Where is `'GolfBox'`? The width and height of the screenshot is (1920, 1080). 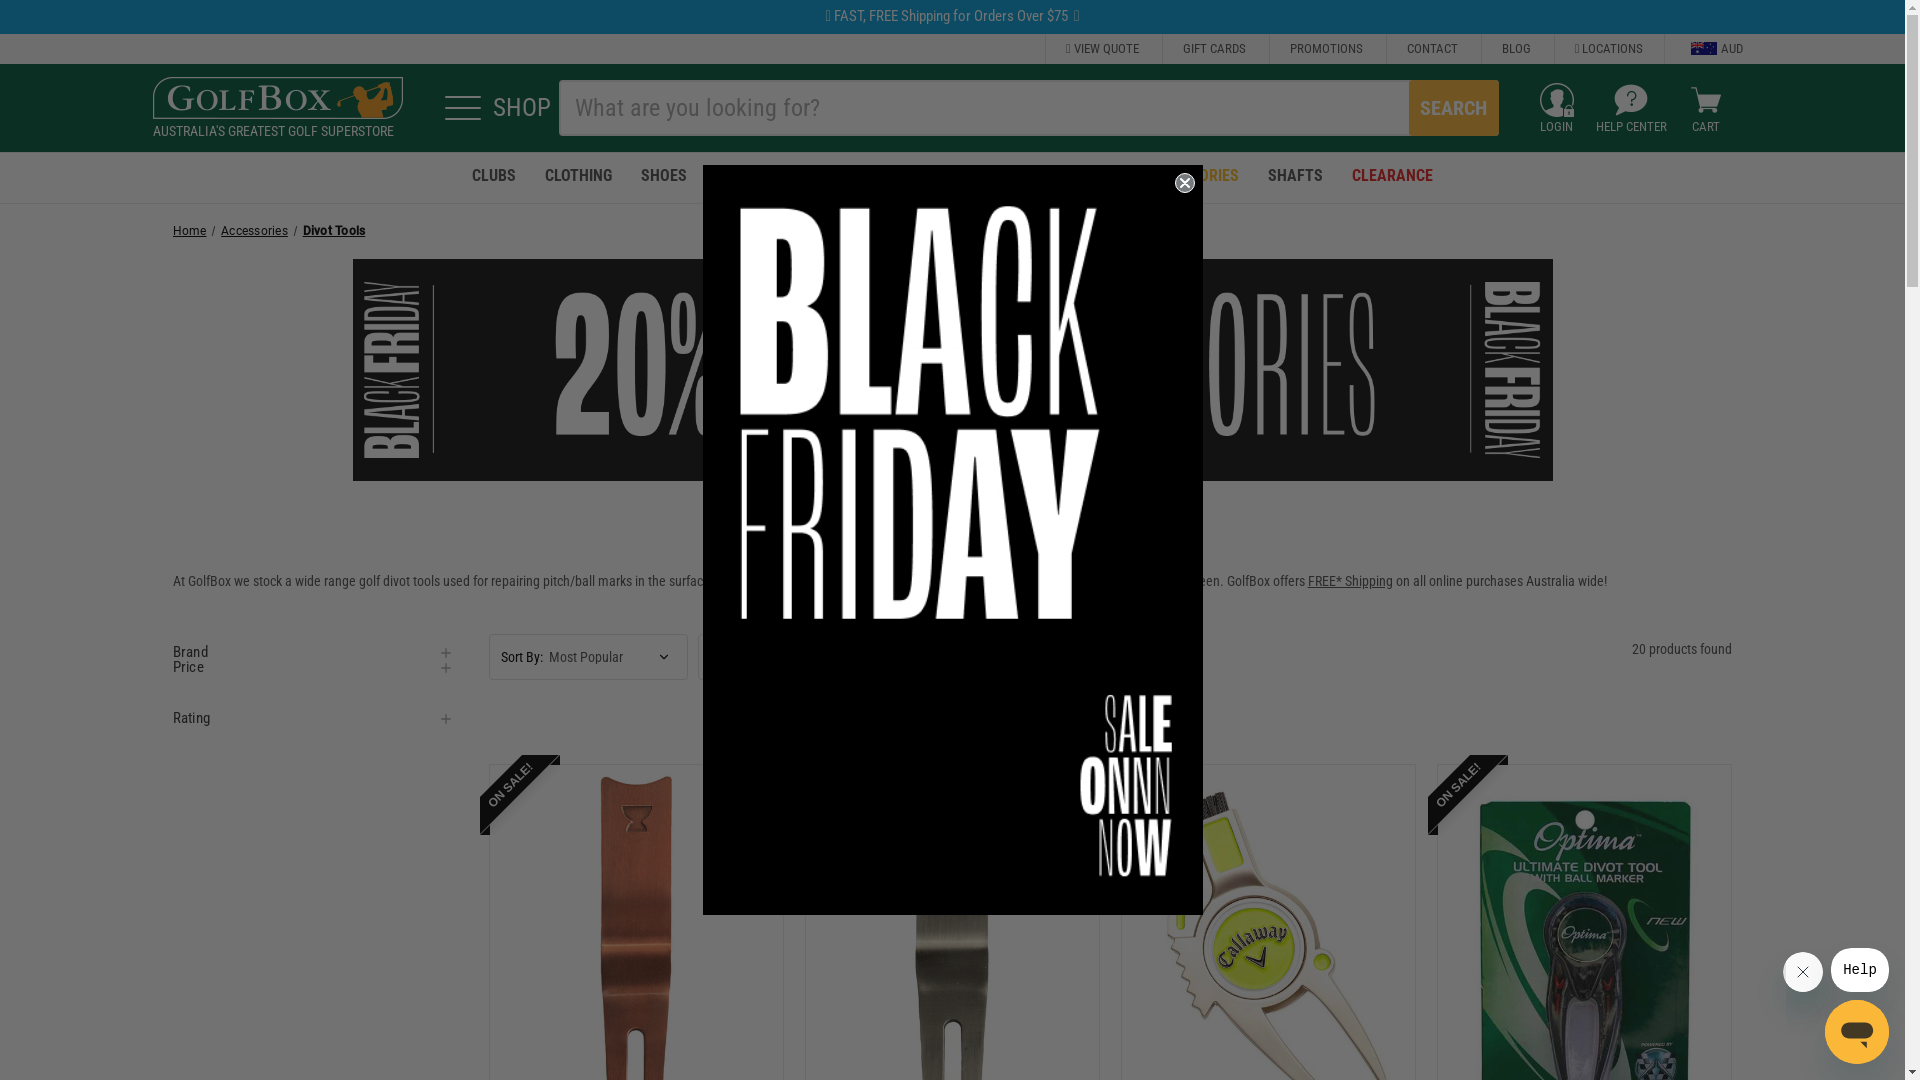 'GolfBox' is located at coordinates (276, 98).